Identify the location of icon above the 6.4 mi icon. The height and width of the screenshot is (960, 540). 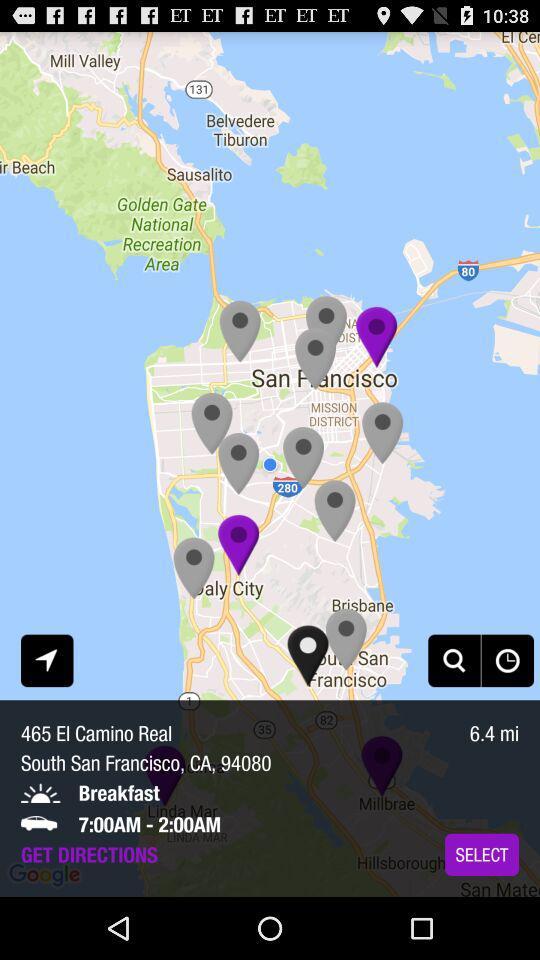
(507, 659).